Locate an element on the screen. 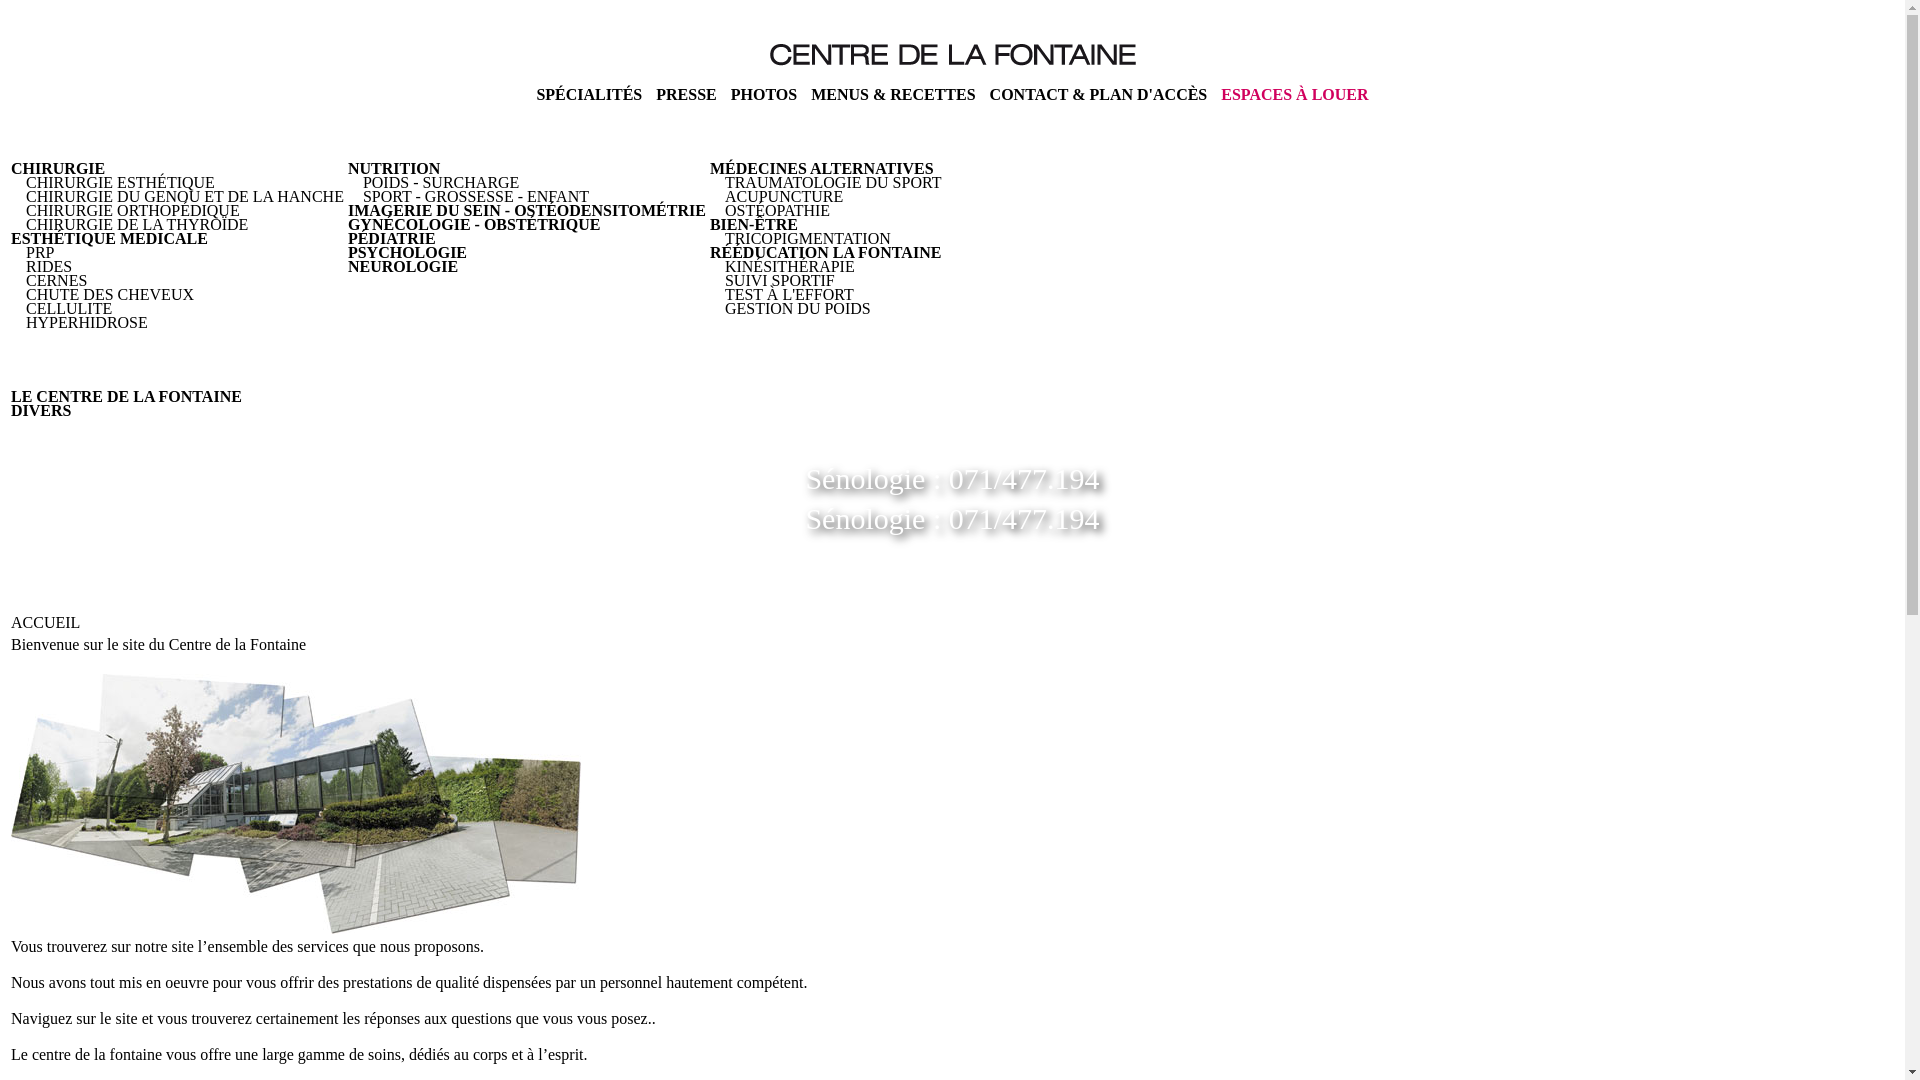 Image resolution: width=1920 pixels, height=1080 pixels. 'NEUROLOGIE' is located at coordinates (347, 265).